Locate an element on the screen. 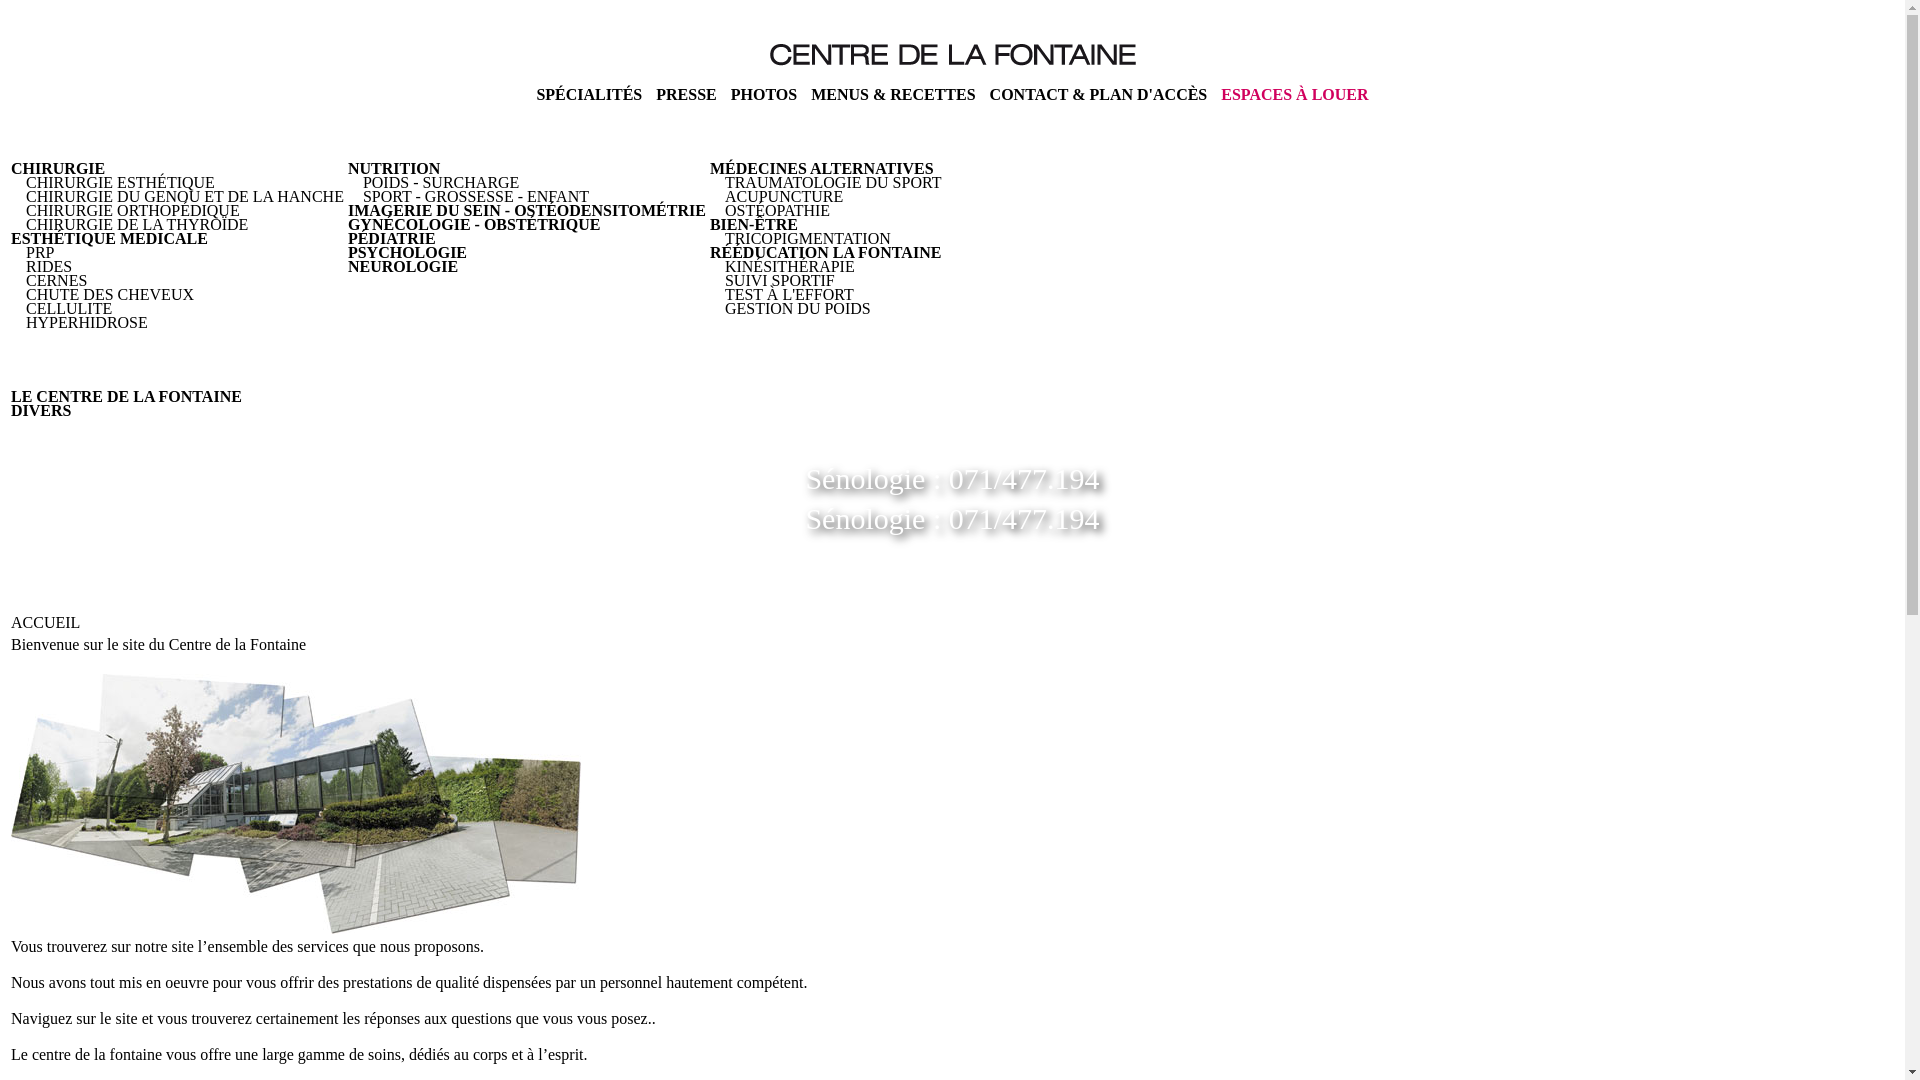 Image resolution: width=1920 pixels, height=1080 pixels. 'NEUROLOGIE' is located at coordinates (347, 265).